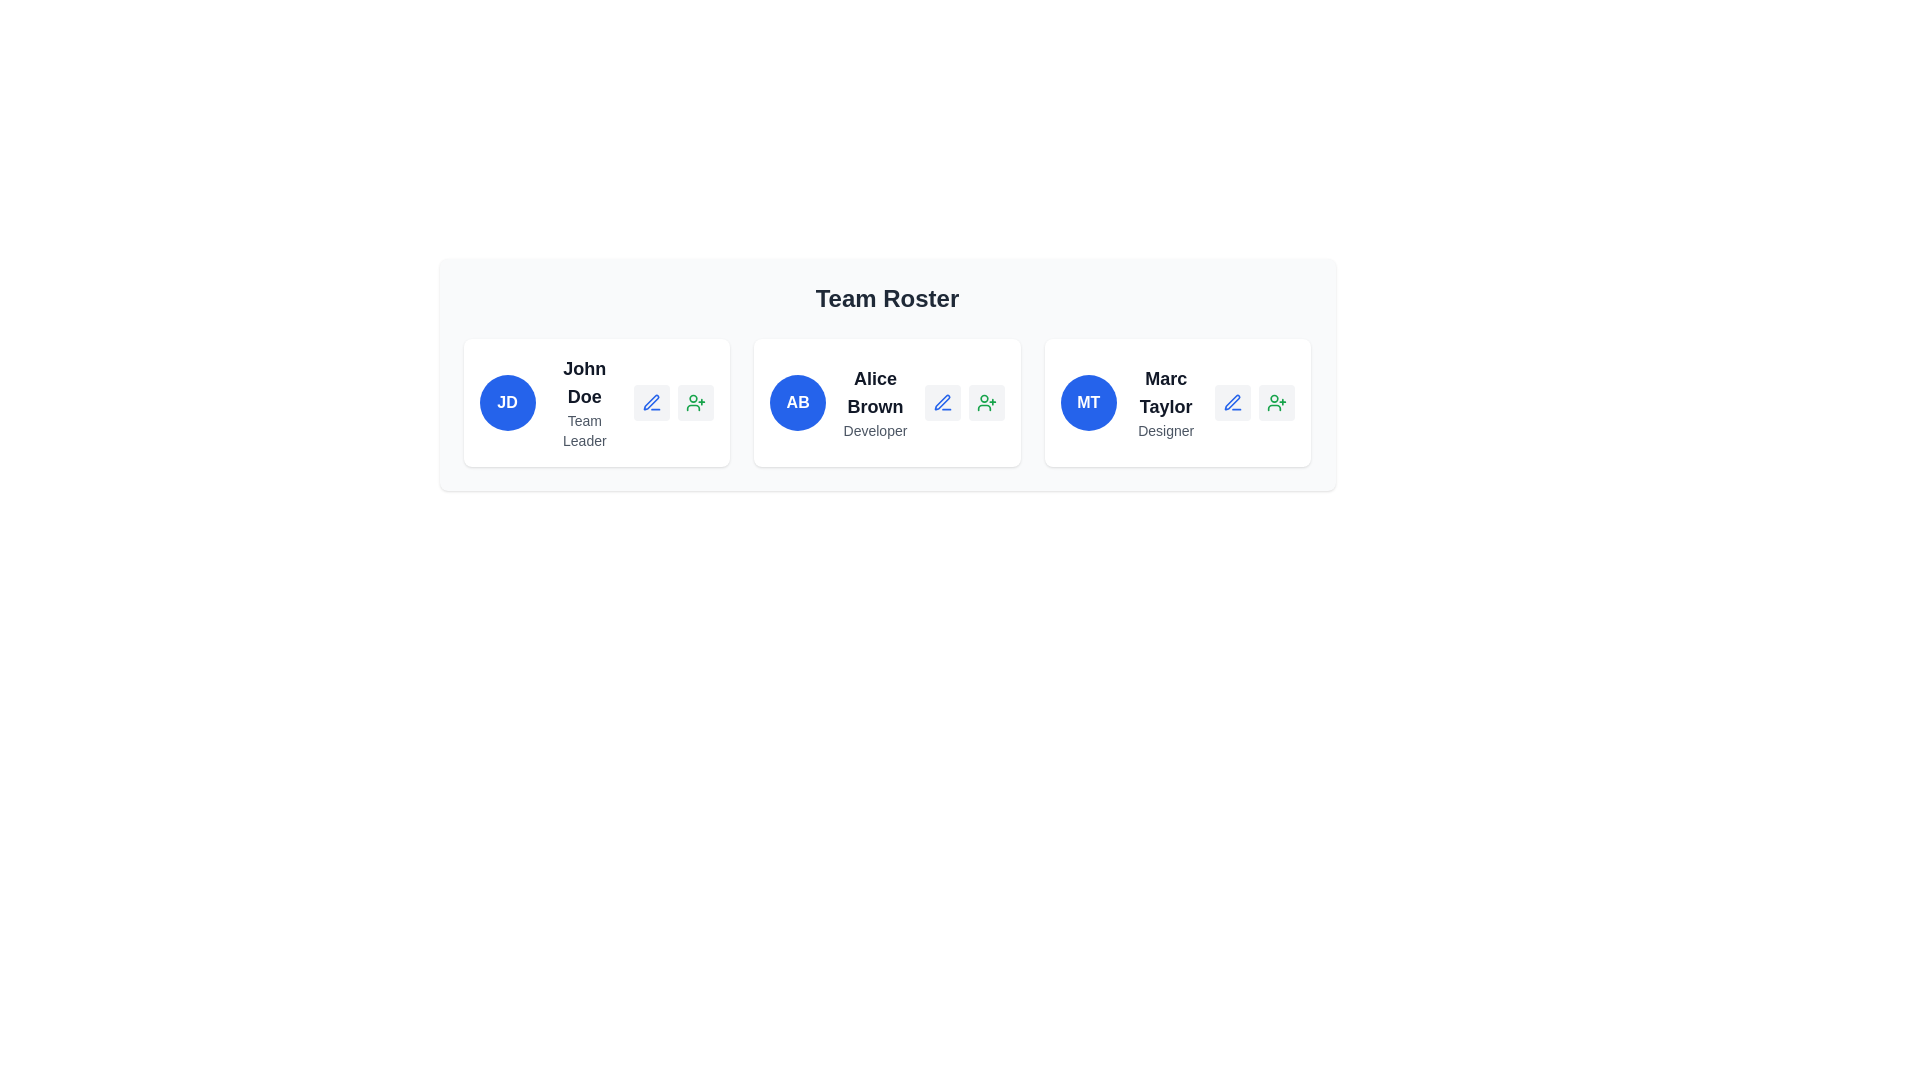 Image resolution: width=1920 pixels, height=1080 pixels. Describe the element at coordinates (941, 402) in the screenshot. I see `the SVG Icon for editing associated with team member 'Alice Brown', located on the second card in a horizontal list, near the bottom-right corner` at that location.